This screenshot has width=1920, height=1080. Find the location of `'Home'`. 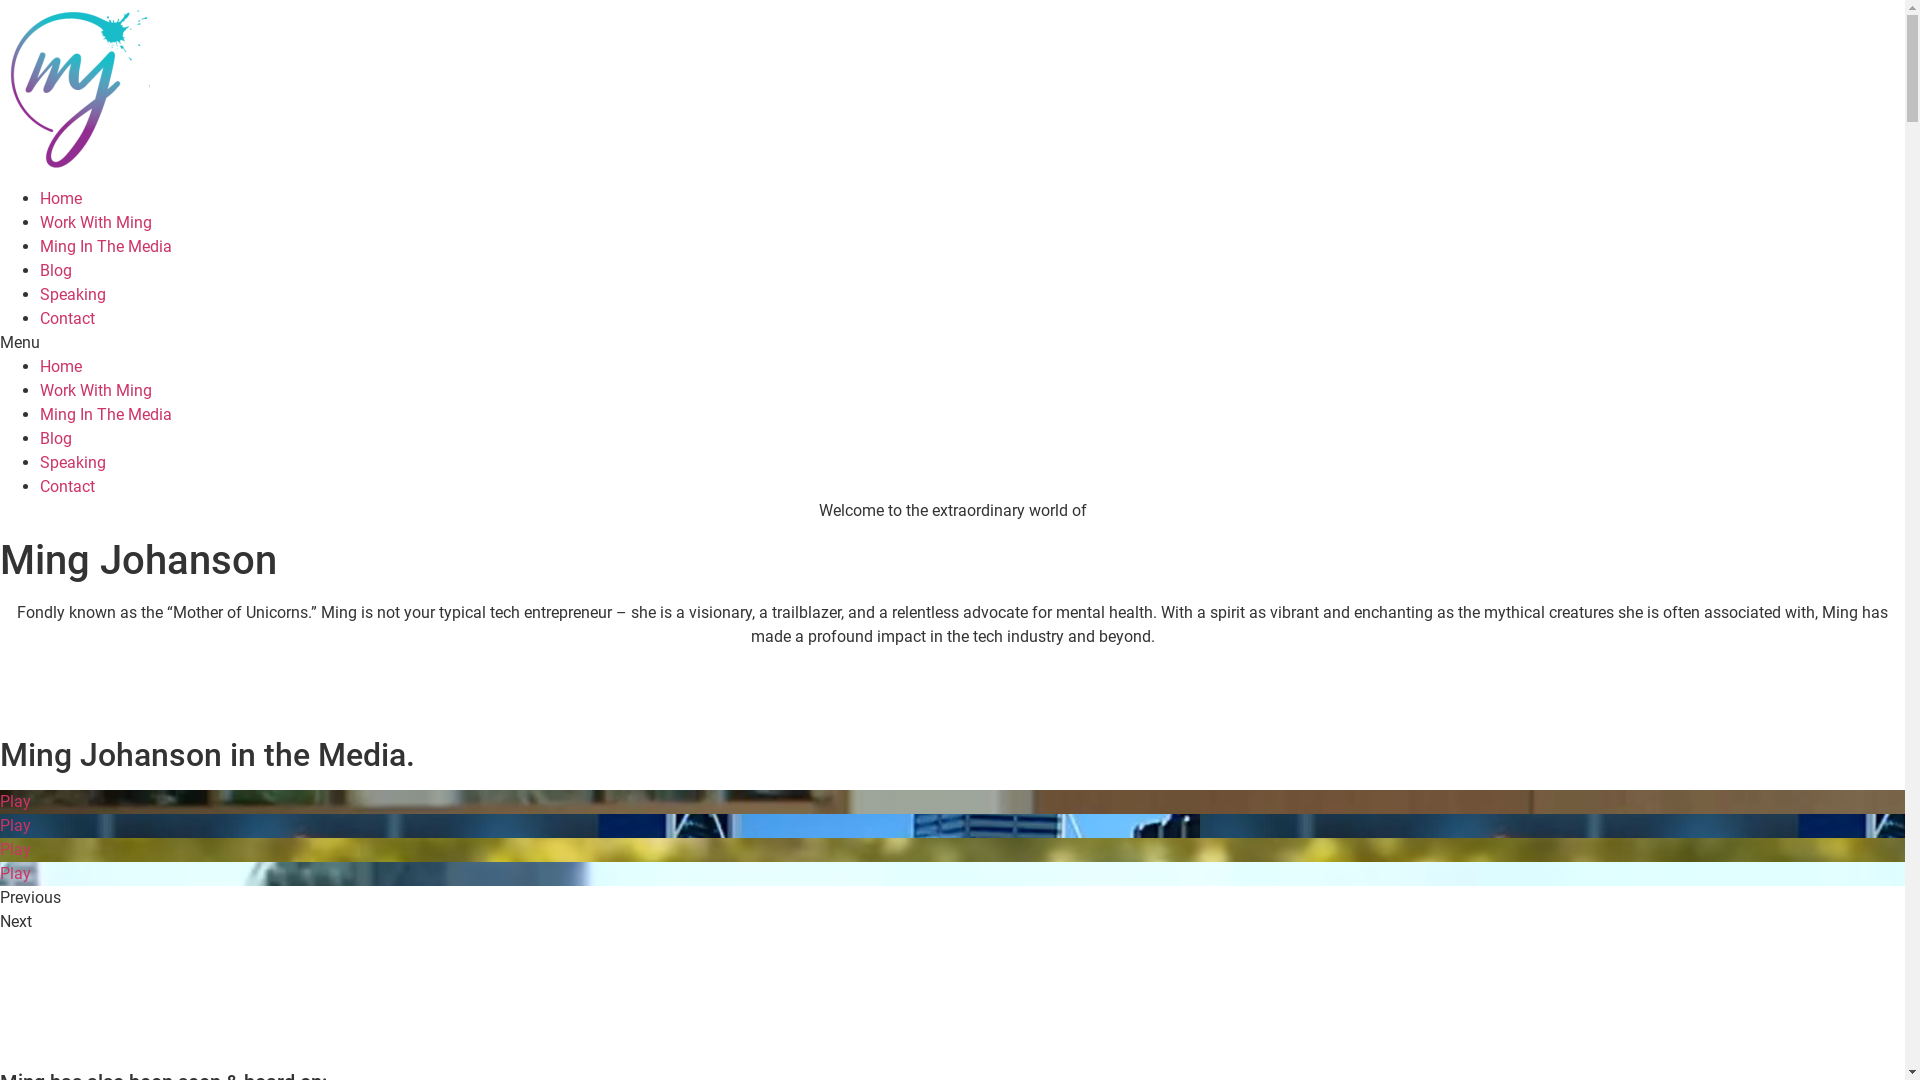

'Home' is located at coordinates (61, 366).